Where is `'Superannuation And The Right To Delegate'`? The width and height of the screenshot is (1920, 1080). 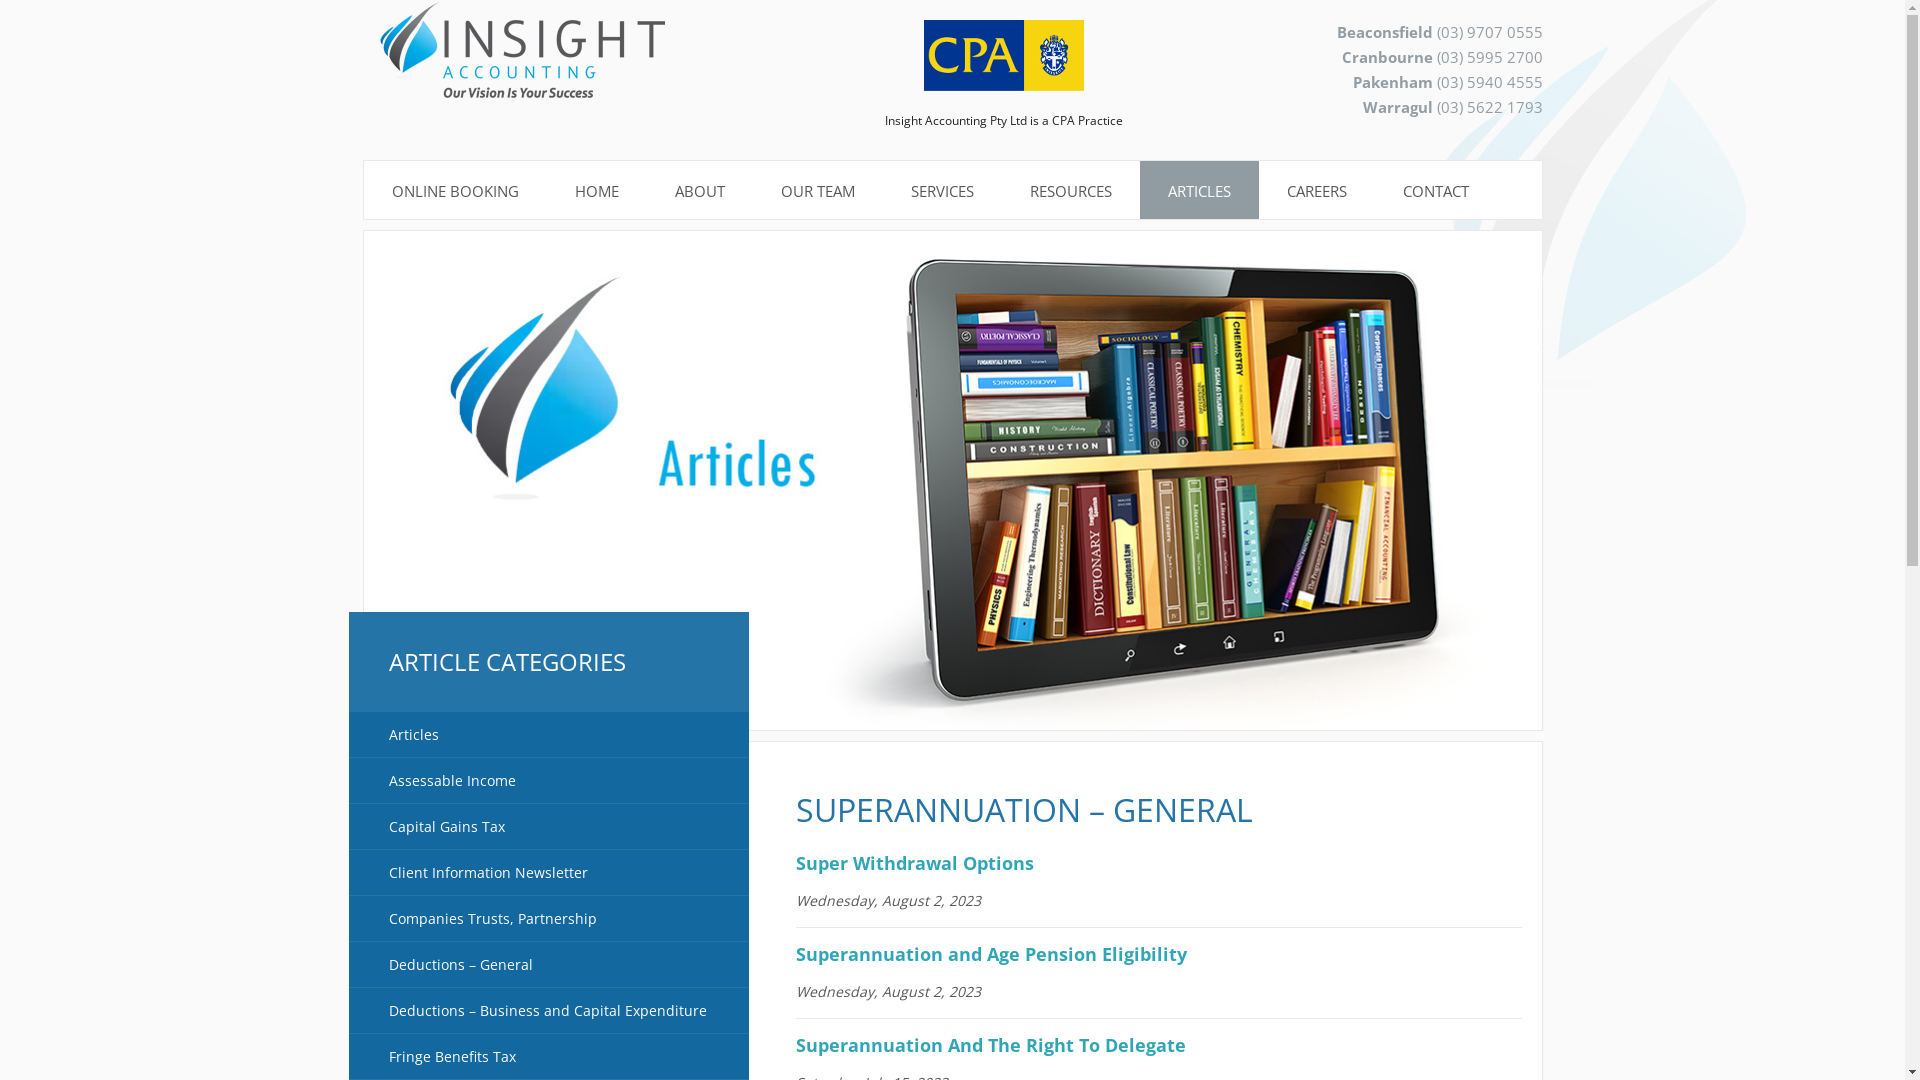
'Superannuation And The Right To Delegate' is located at coordinates (990, 1044).